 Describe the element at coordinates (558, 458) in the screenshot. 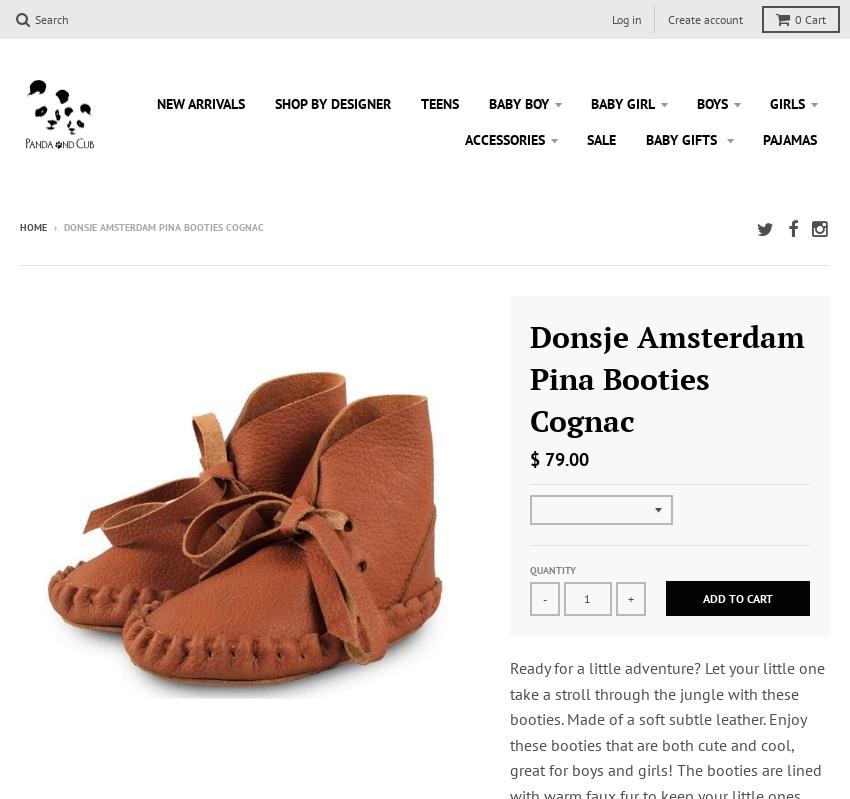

I see `'$ 79.00'` at that location.